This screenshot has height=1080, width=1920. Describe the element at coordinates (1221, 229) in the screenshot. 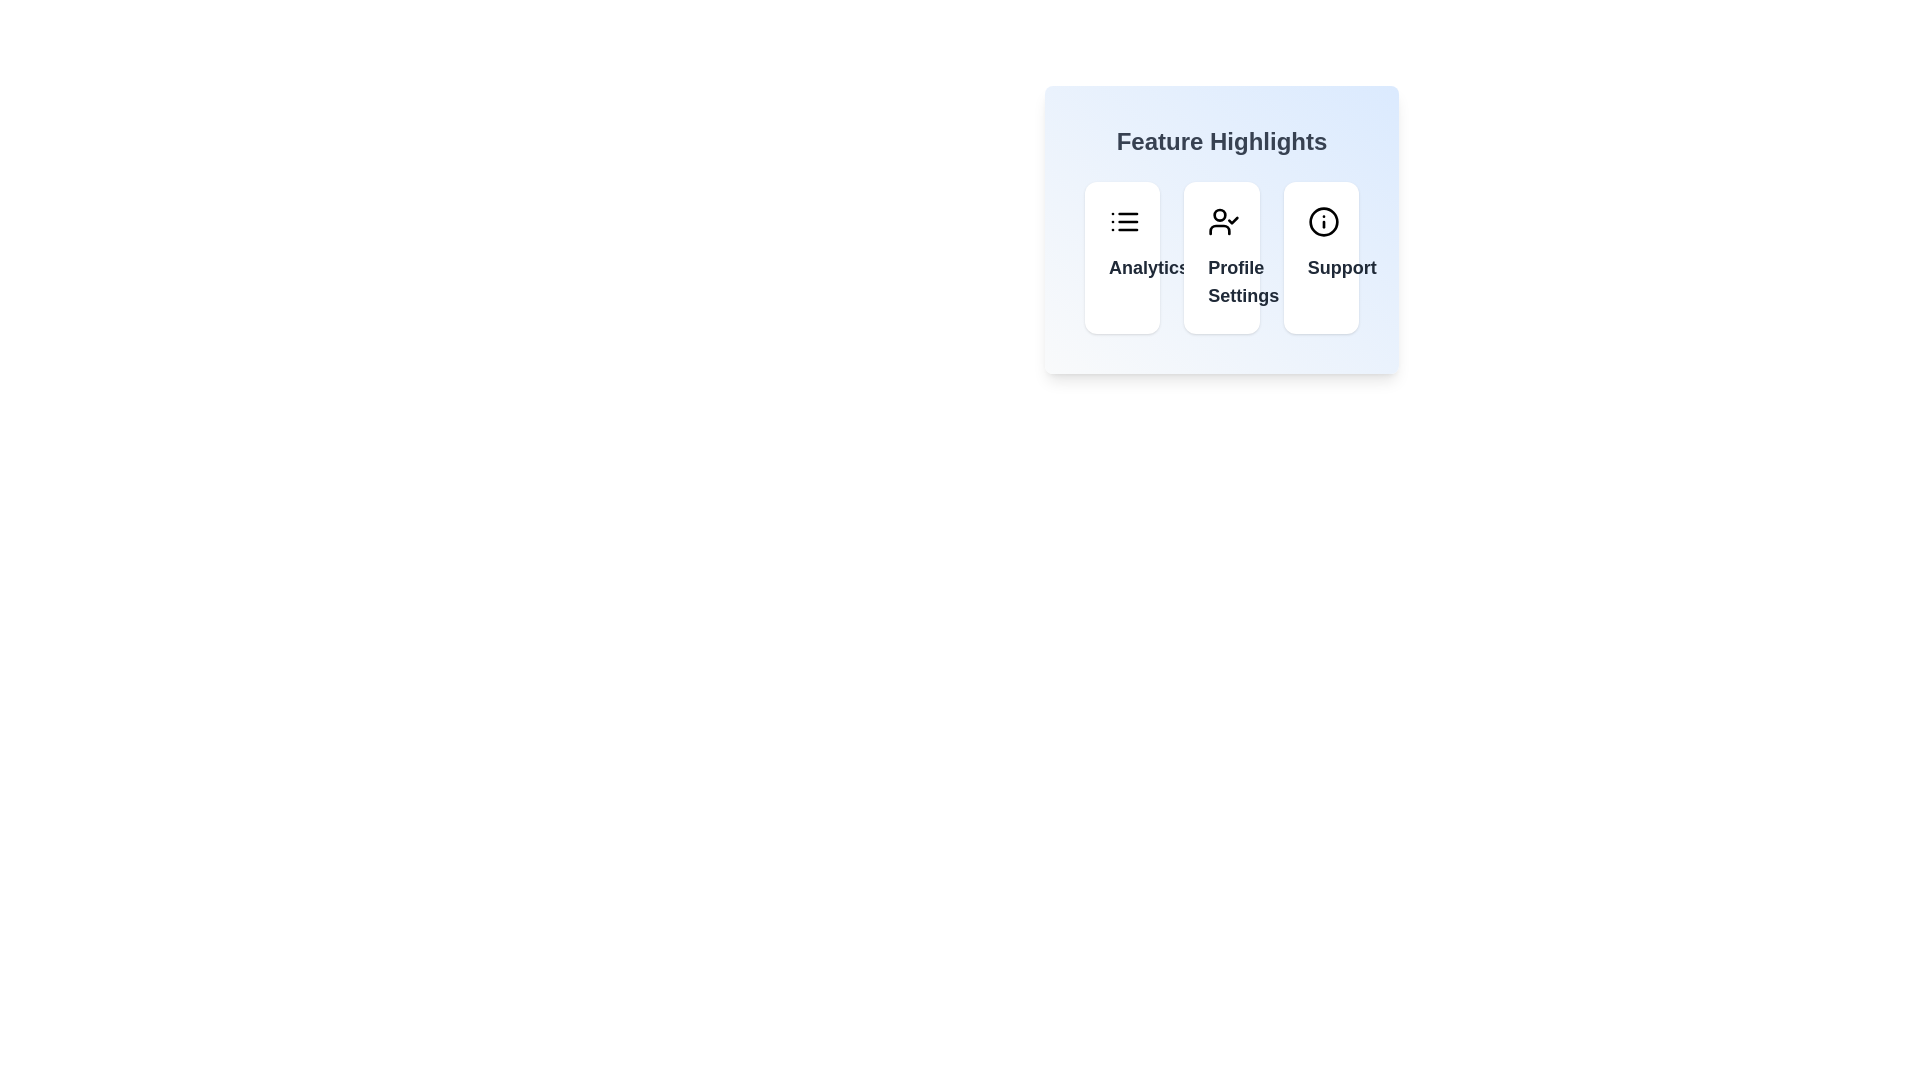

I see `the clickable card representing 'Profile Settings', located in the 'Feature Highlights' section` at that location.